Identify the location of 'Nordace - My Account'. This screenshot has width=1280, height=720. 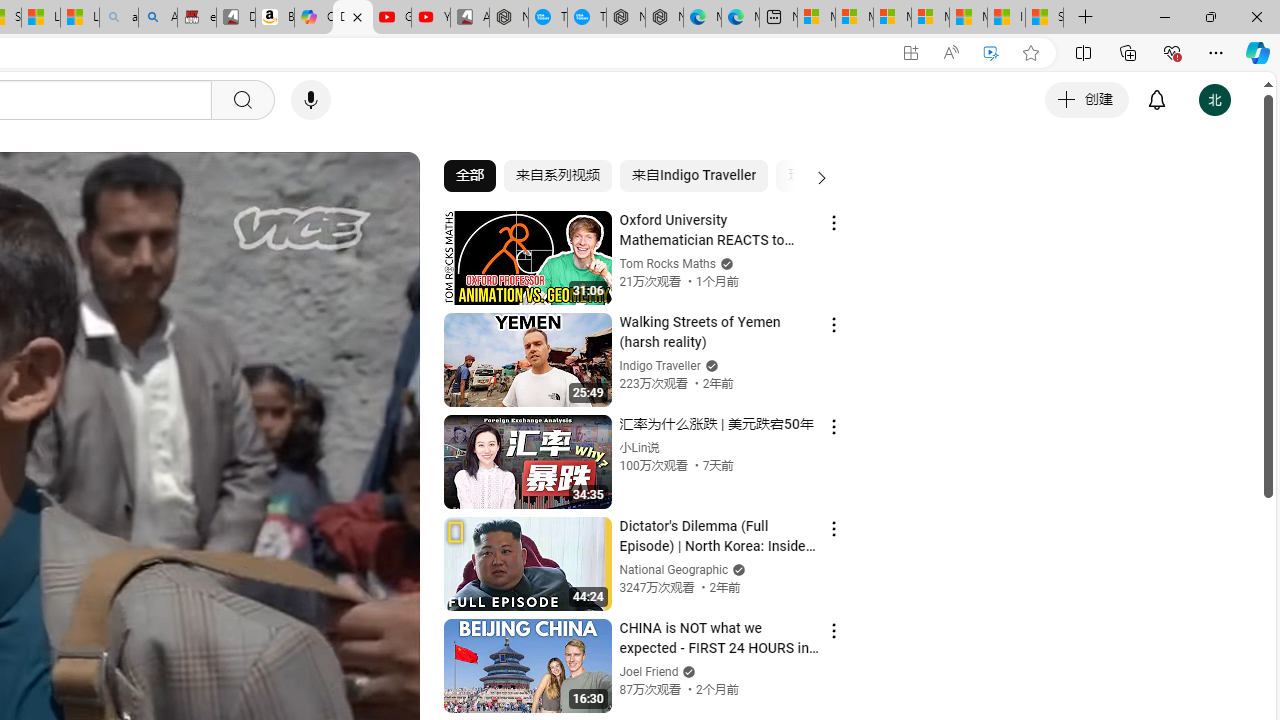
(509, 17).